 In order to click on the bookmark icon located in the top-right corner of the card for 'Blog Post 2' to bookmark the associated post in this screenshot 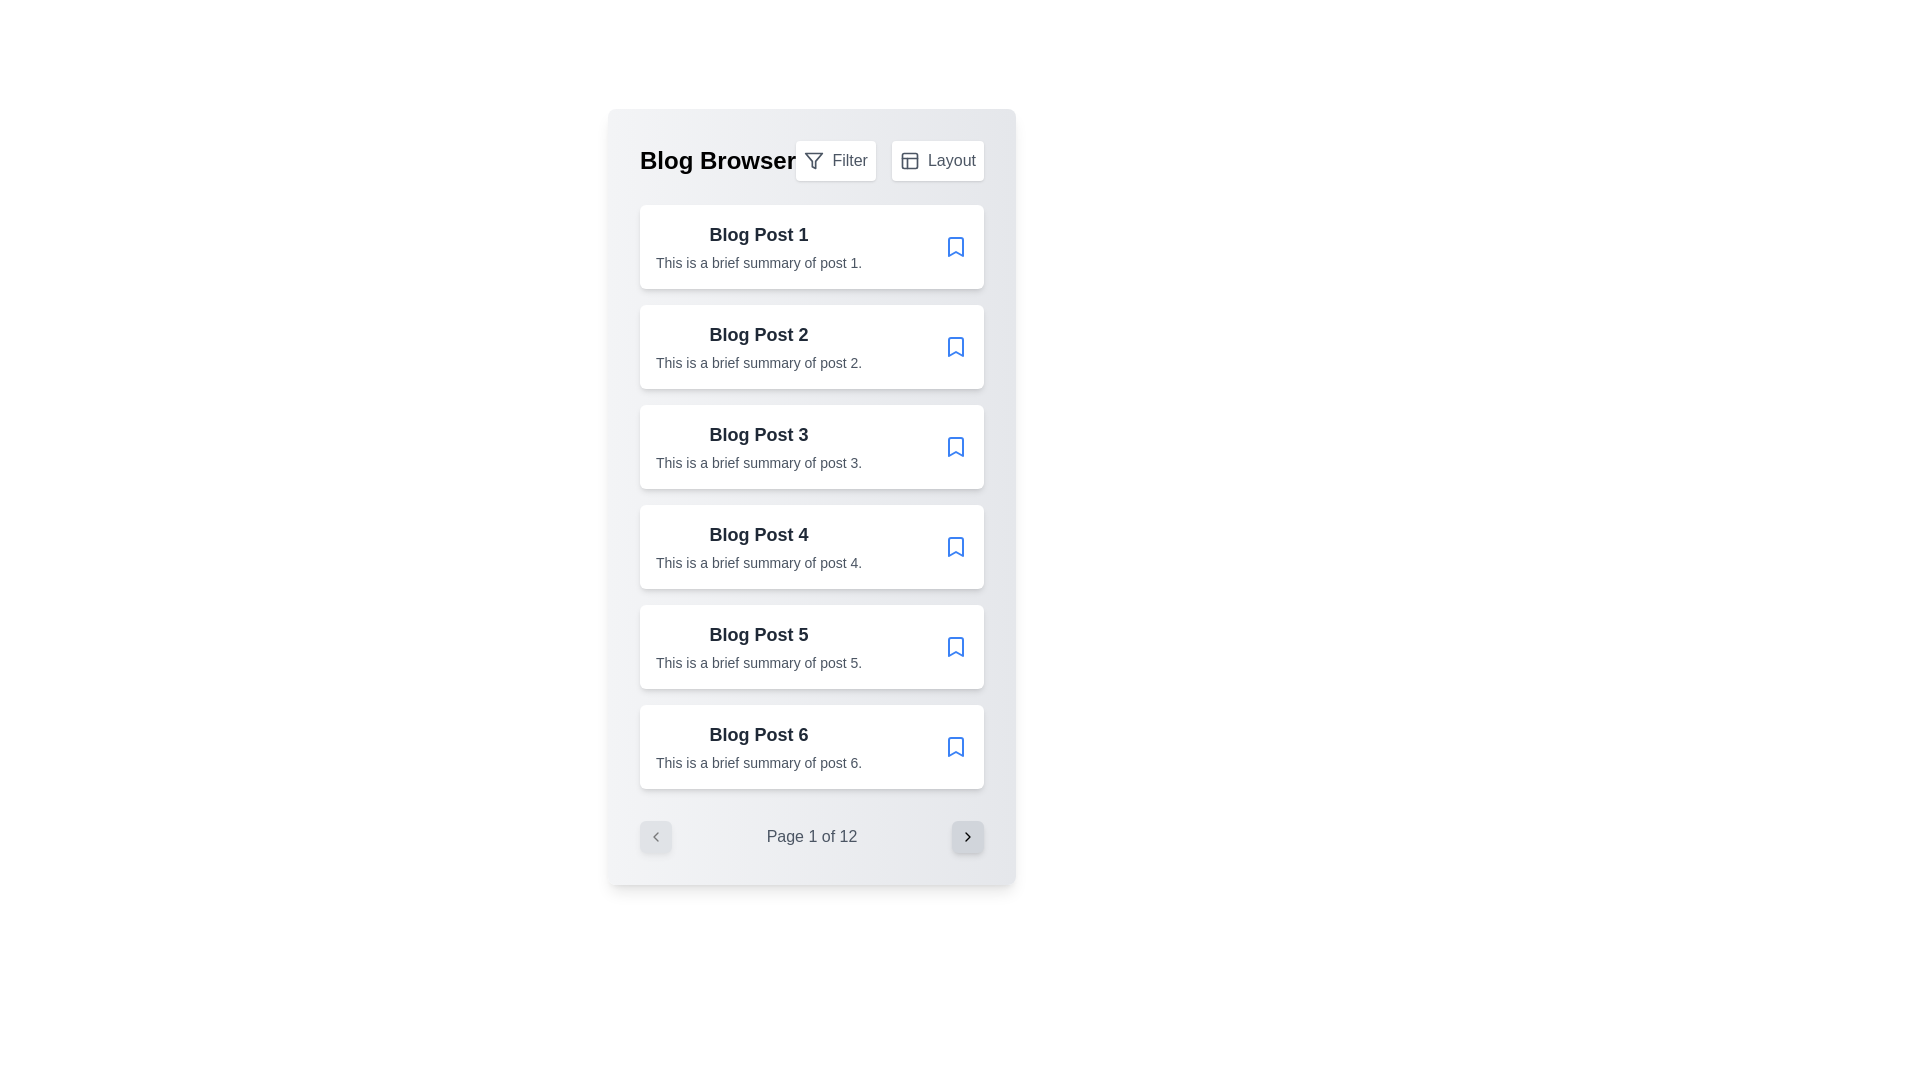, I will do `click(954, 346)`.